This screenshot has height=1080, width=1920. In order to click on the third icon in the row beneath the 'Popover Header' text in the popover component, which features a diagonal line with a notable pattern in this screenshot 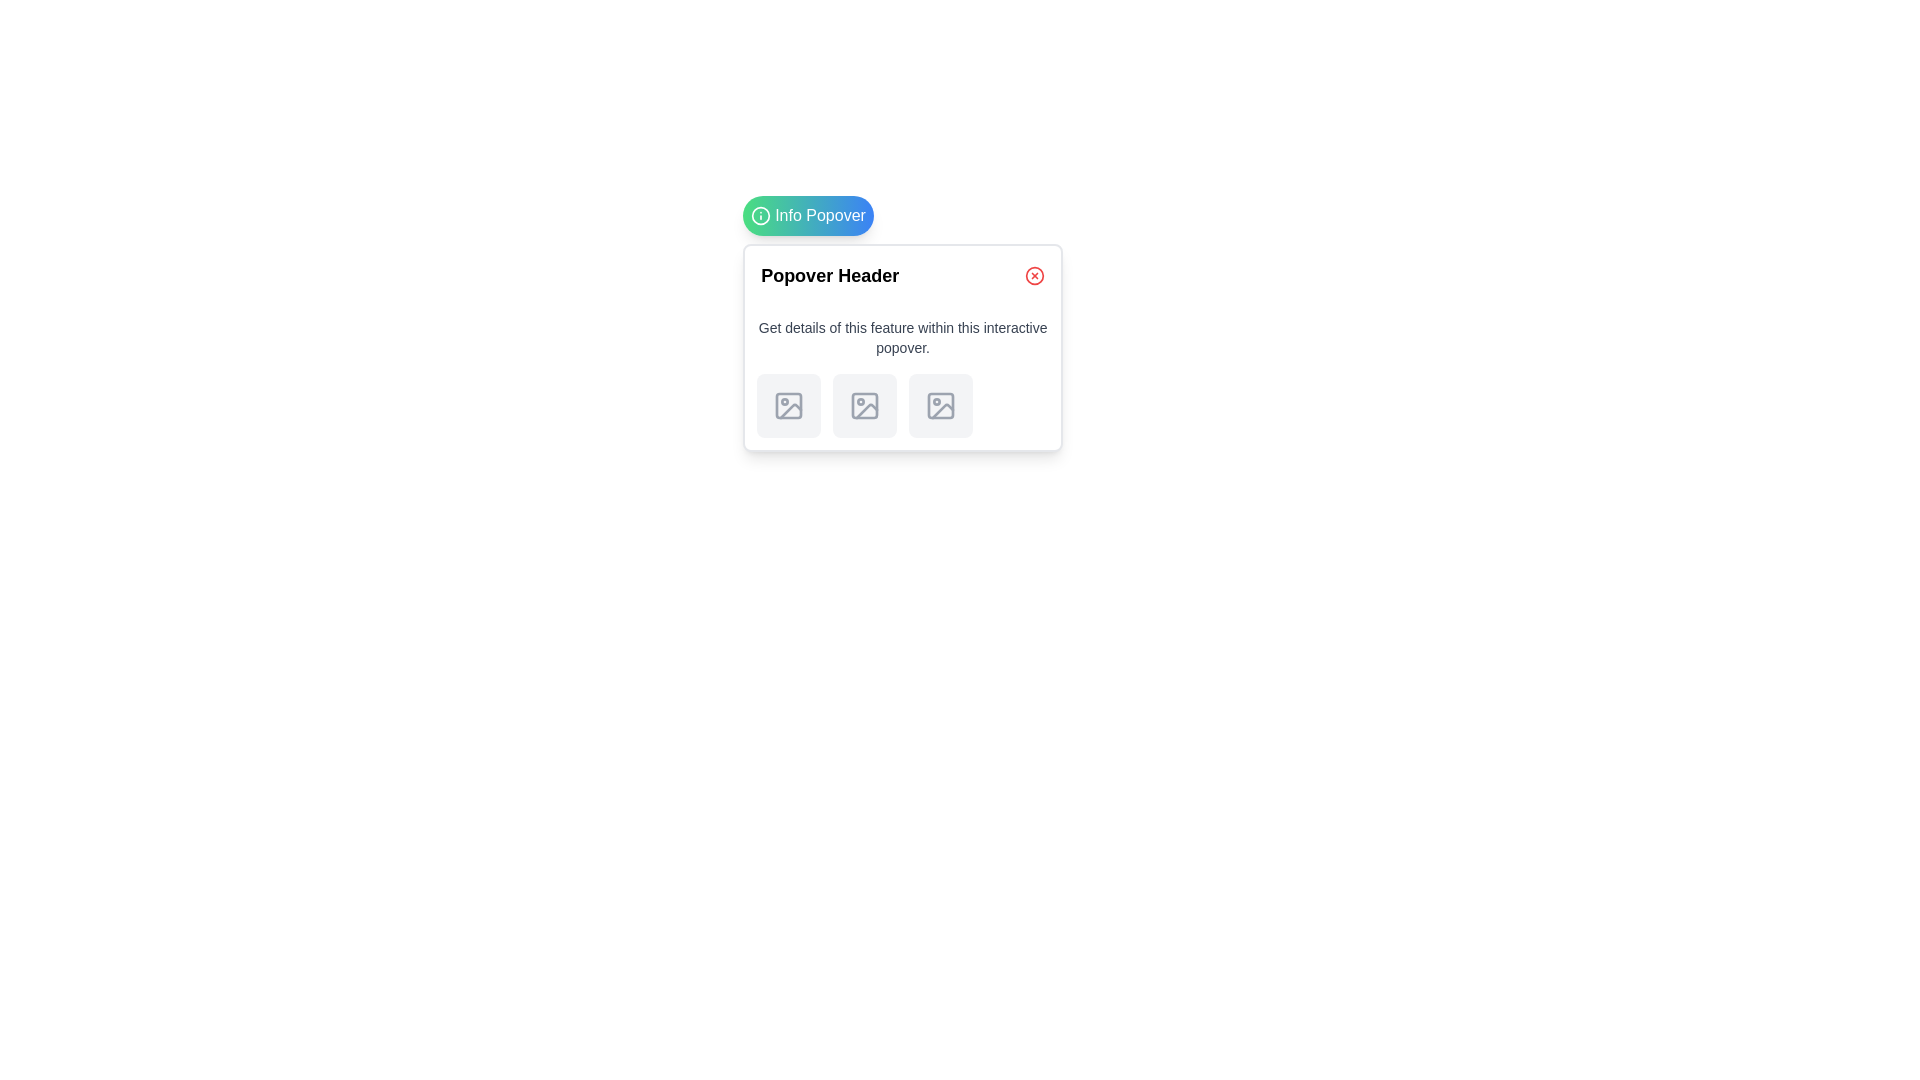, I will do `click(942, 410)`.